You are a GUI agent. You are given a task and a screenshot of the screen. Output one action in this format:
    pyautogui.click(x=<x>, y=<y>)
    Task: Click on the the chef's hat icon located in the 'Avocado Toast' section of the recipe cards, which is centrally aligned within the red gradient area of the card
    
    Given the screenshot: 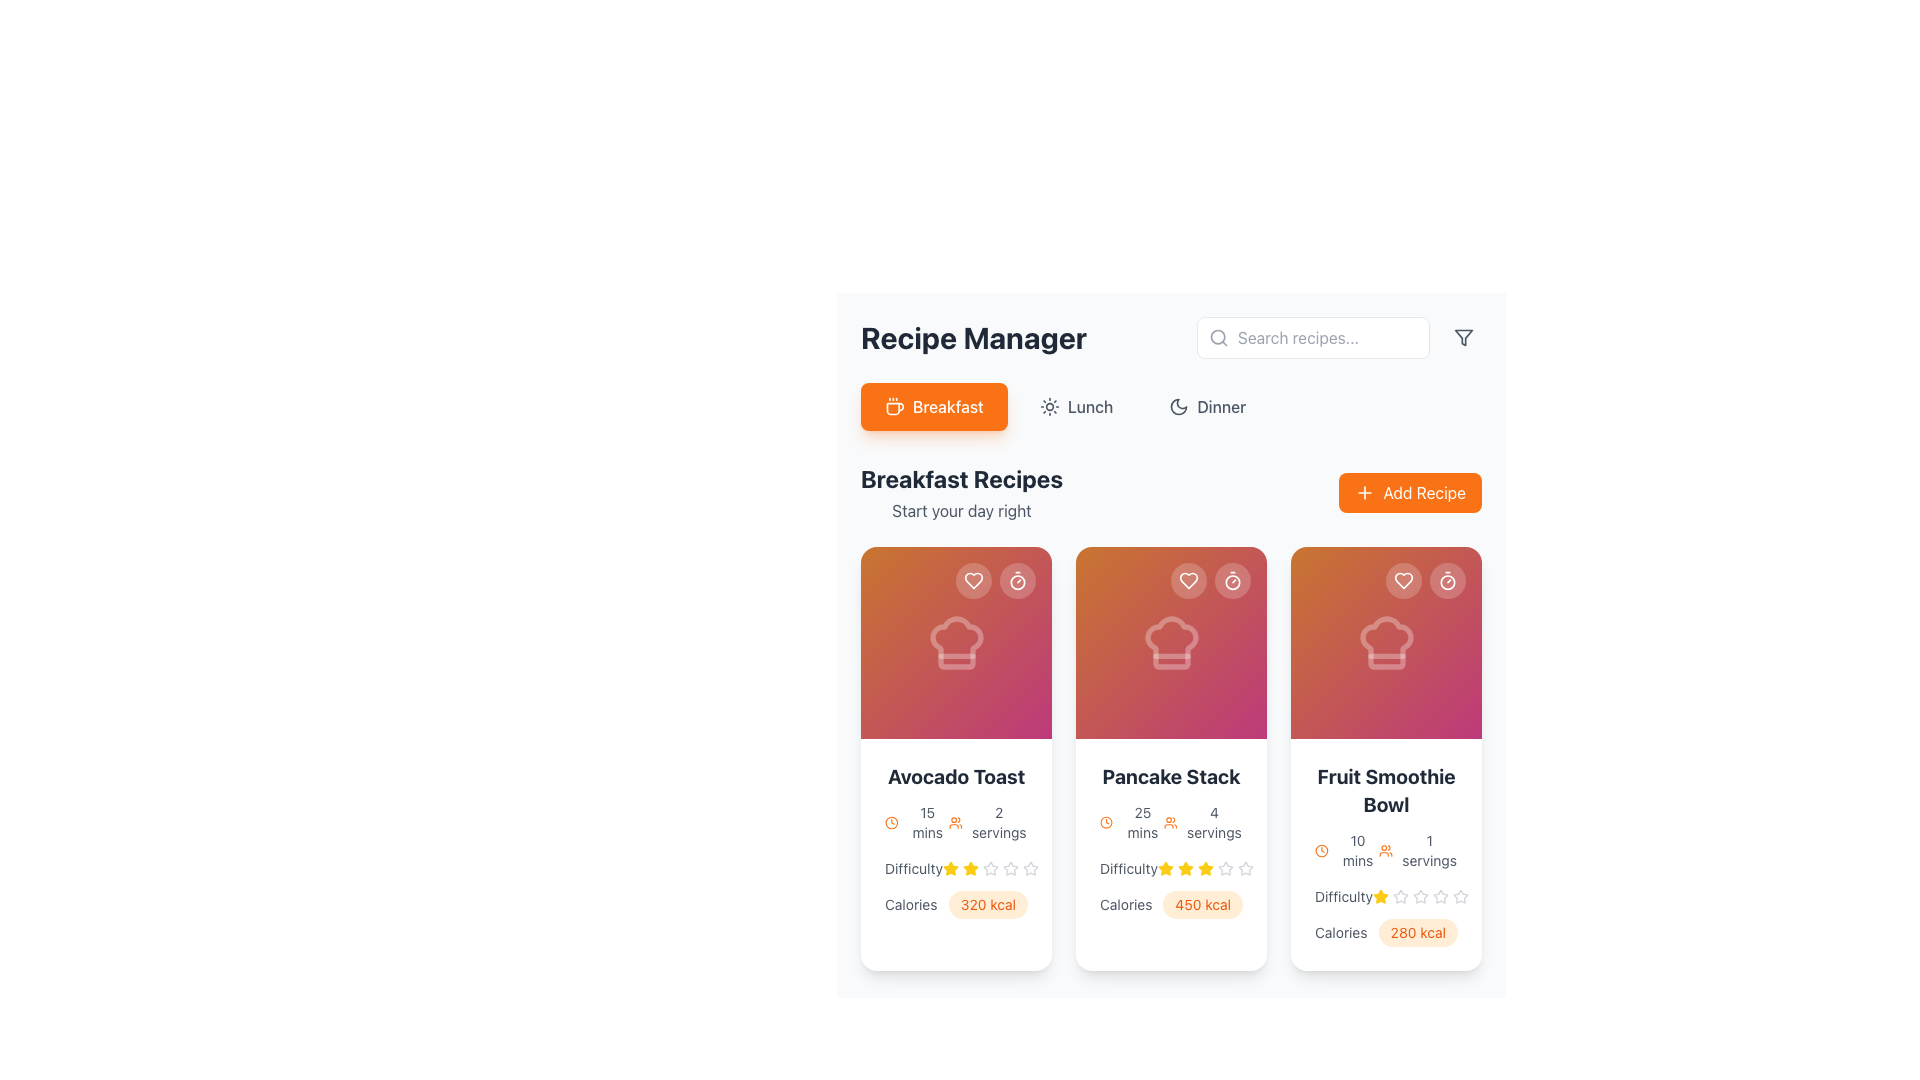 What is the action you would take?
    pyautogui.click(x=955, y=643)
    